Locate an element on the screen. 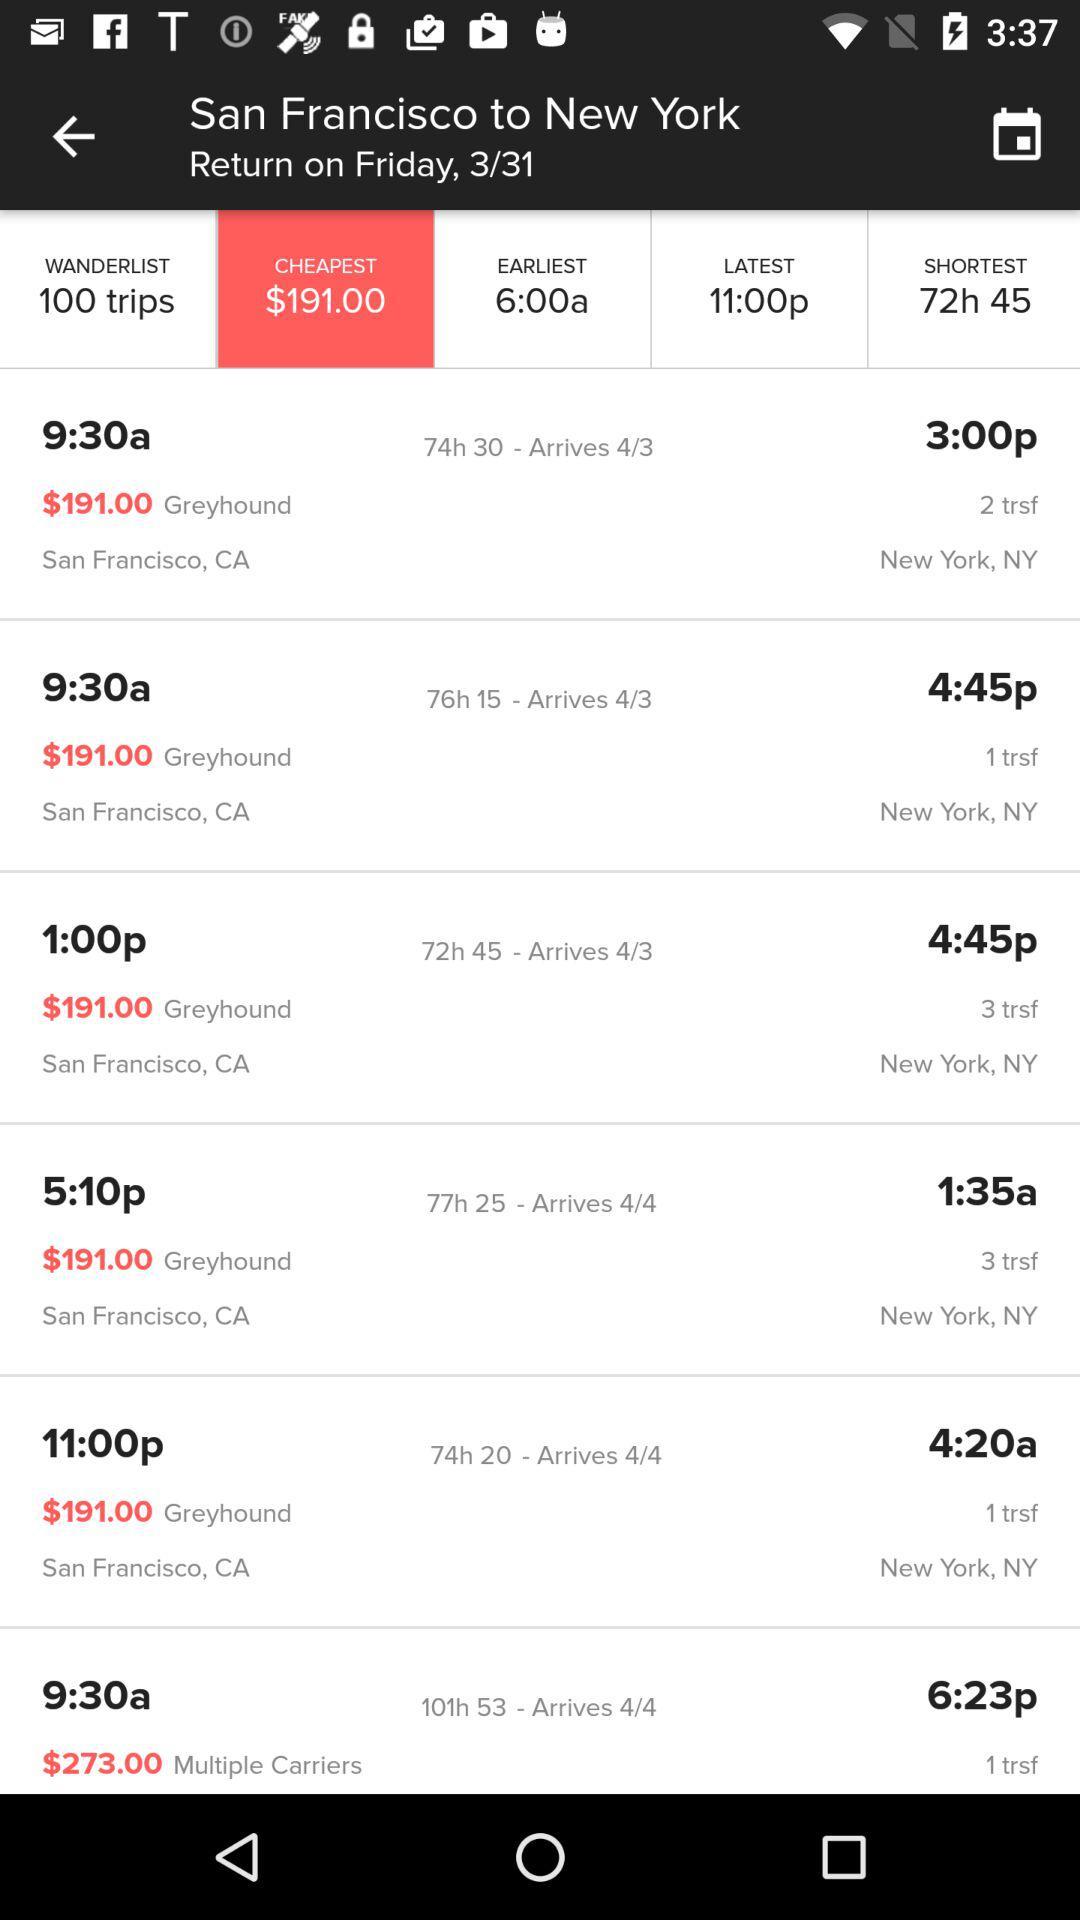  icon next to the - arrives 4/4 item is located at coordinates (463, 1706).